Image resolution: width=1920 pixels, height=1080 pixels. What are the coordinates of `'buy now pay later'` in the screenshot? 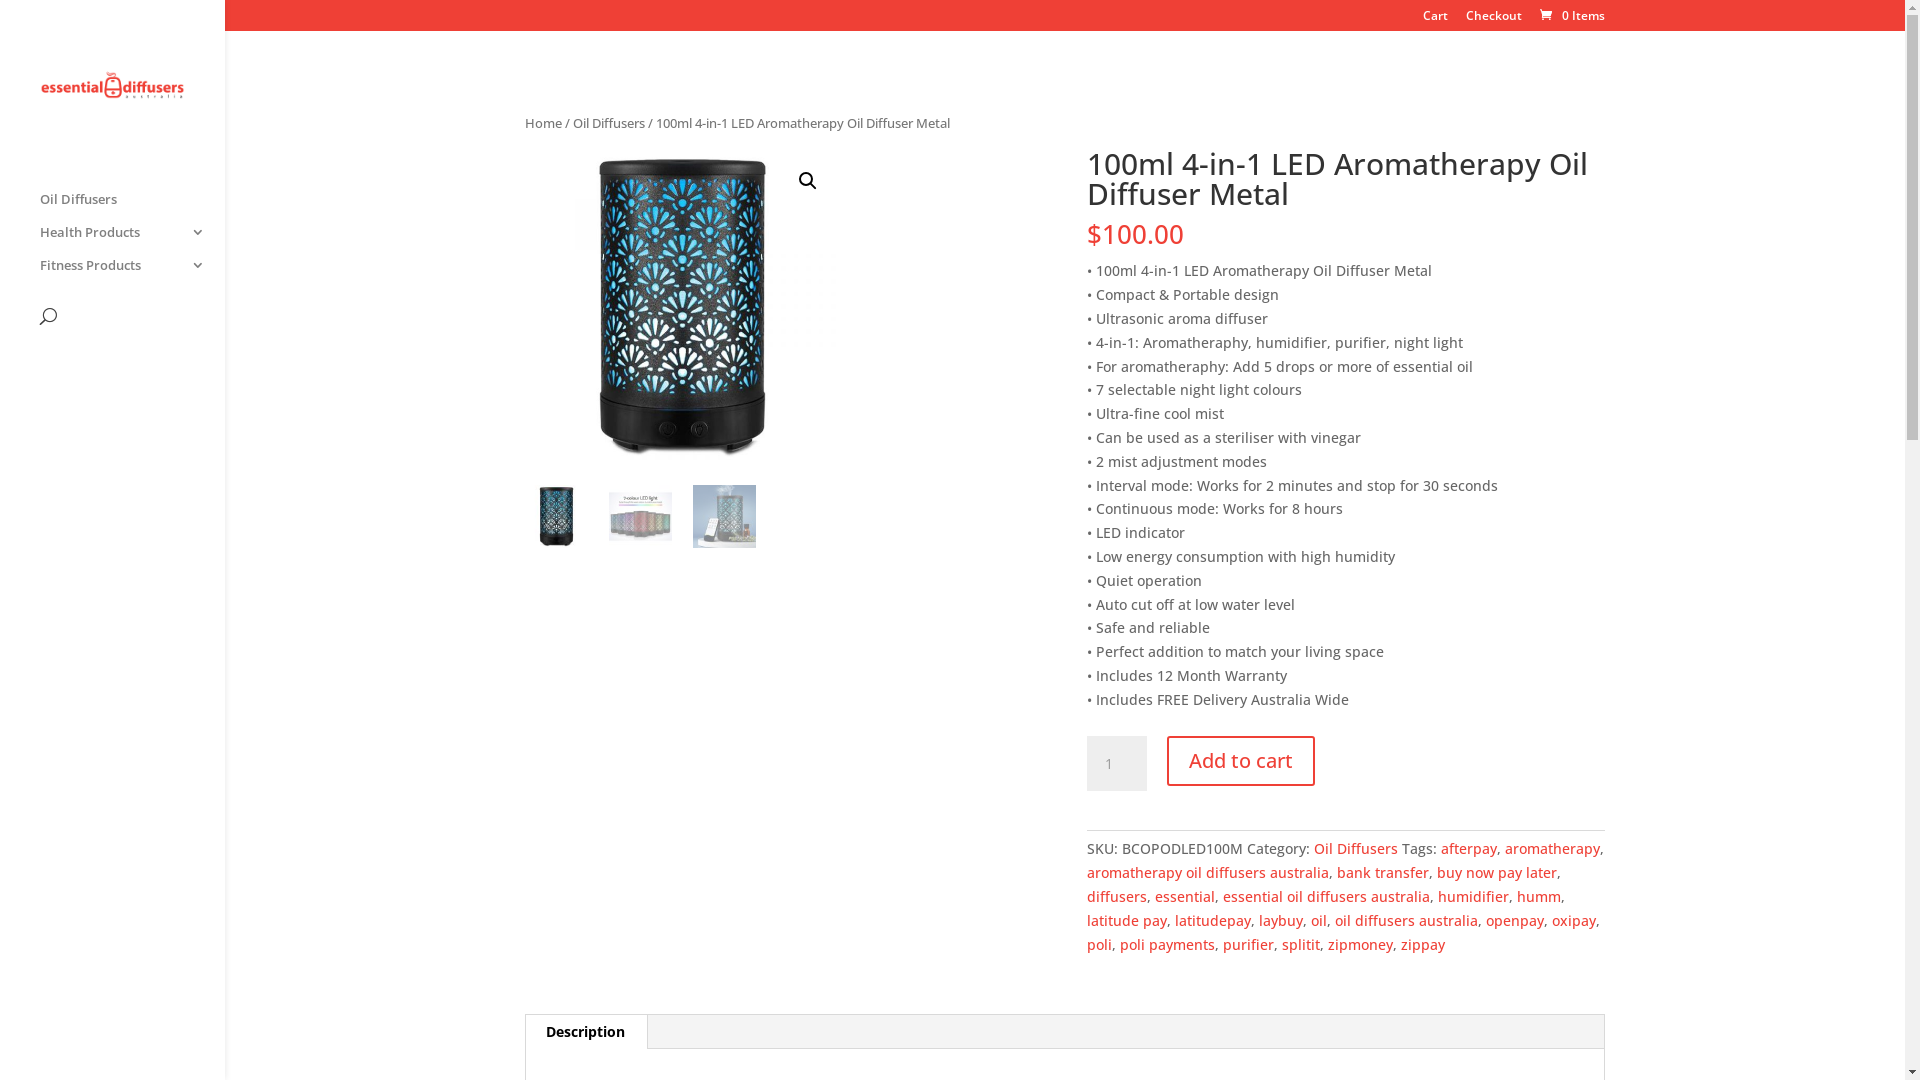 It's located at (1435, 871).